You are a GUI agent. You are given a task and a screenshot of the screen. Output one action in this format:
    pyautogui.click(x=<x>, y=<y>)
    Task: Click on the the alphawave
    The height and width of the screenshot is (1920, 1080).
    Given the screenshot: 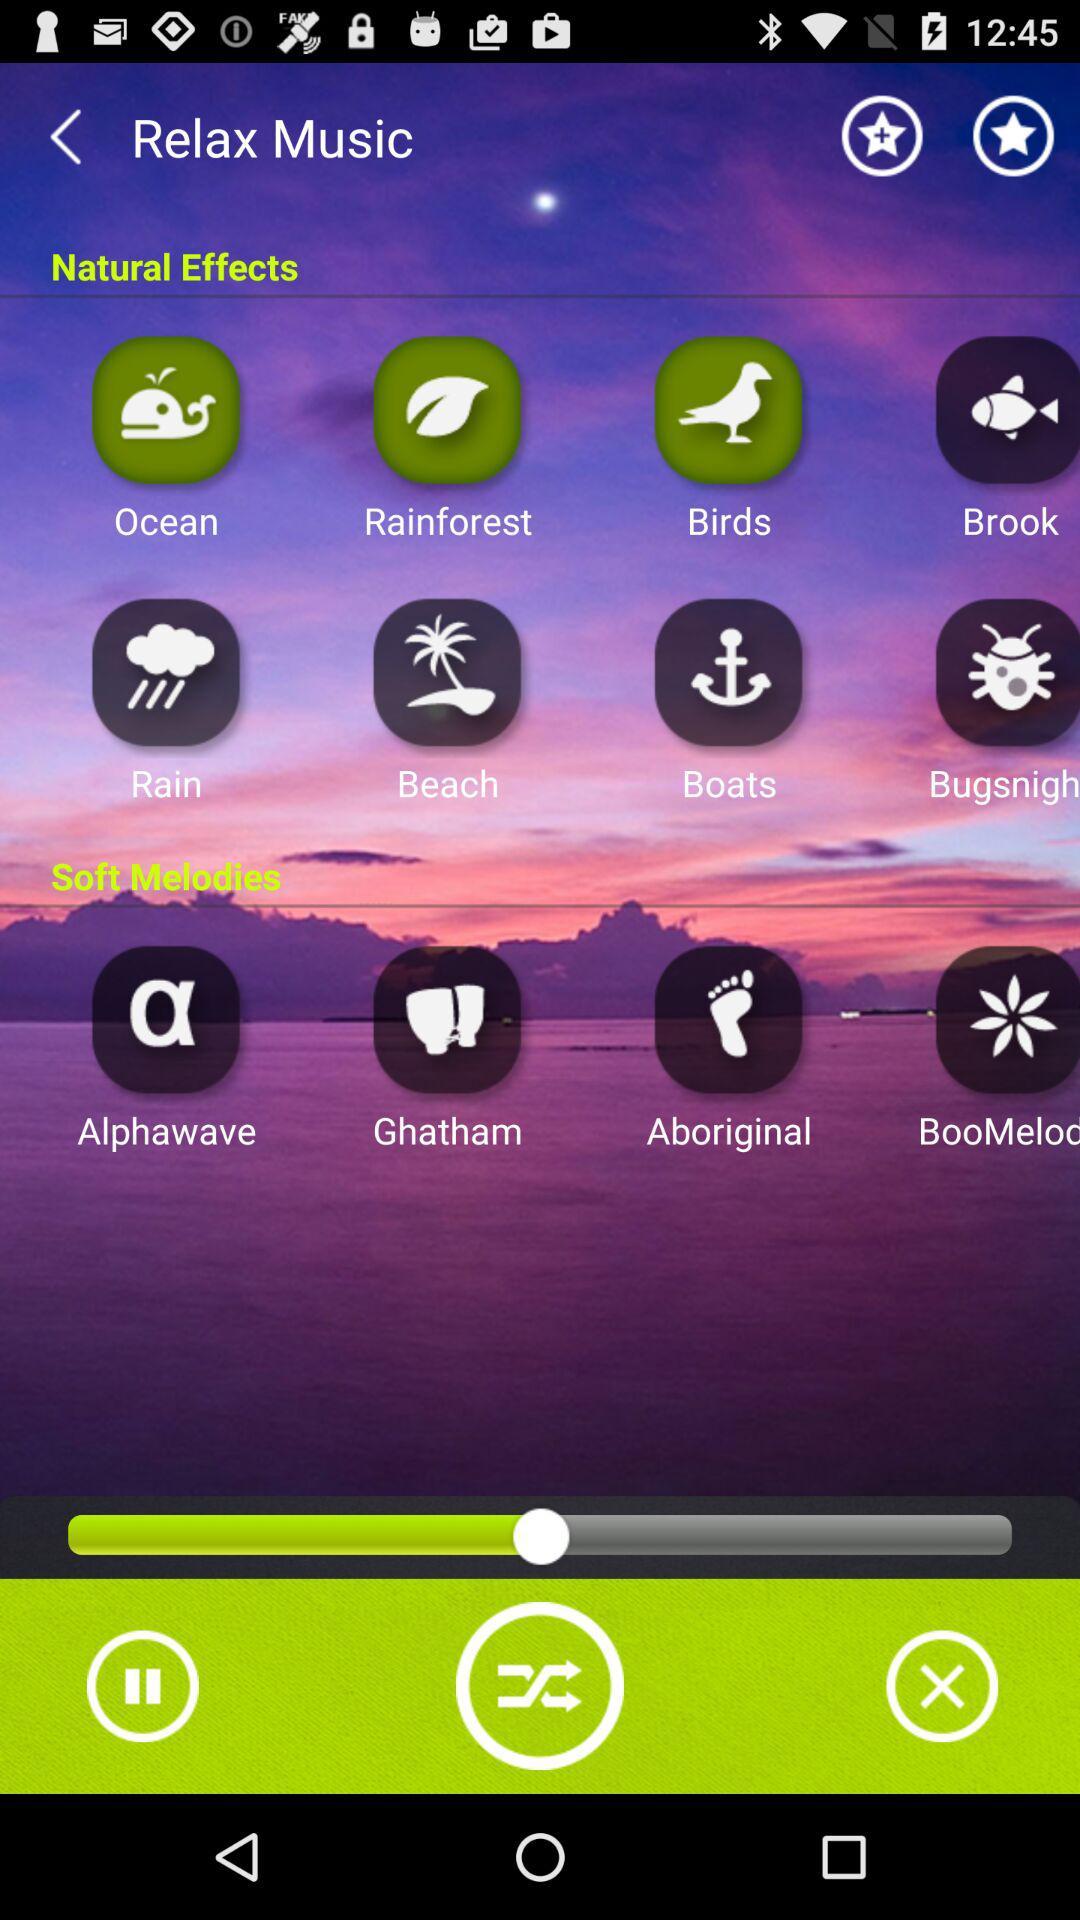 What is the action you would take?
    pyautogui.click(x=165, y=1018)
    